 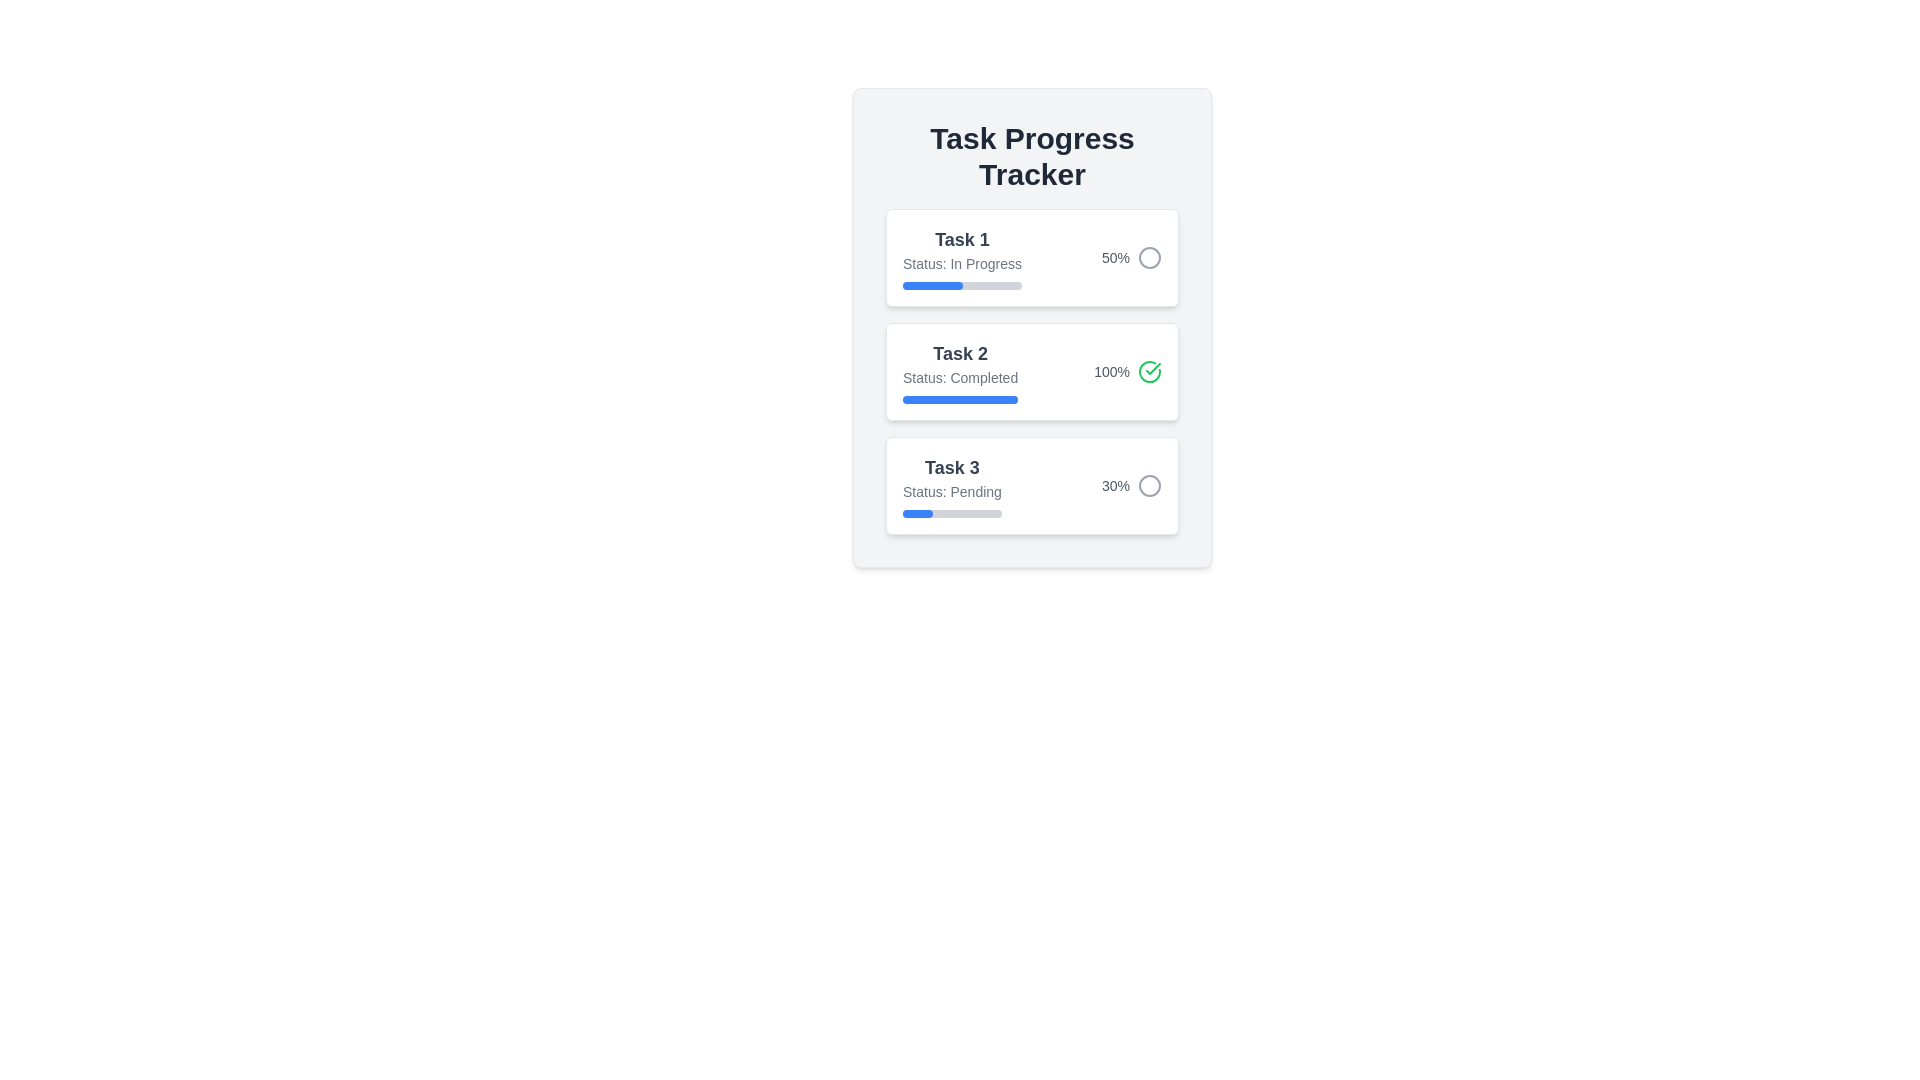 I want to click on the Text component that indicates task completion percentage ('100%') located in the second task card ('Task 2'), positioned to the left of a green checkmark icon and above the progress bar, so click(x=1111, y=371).